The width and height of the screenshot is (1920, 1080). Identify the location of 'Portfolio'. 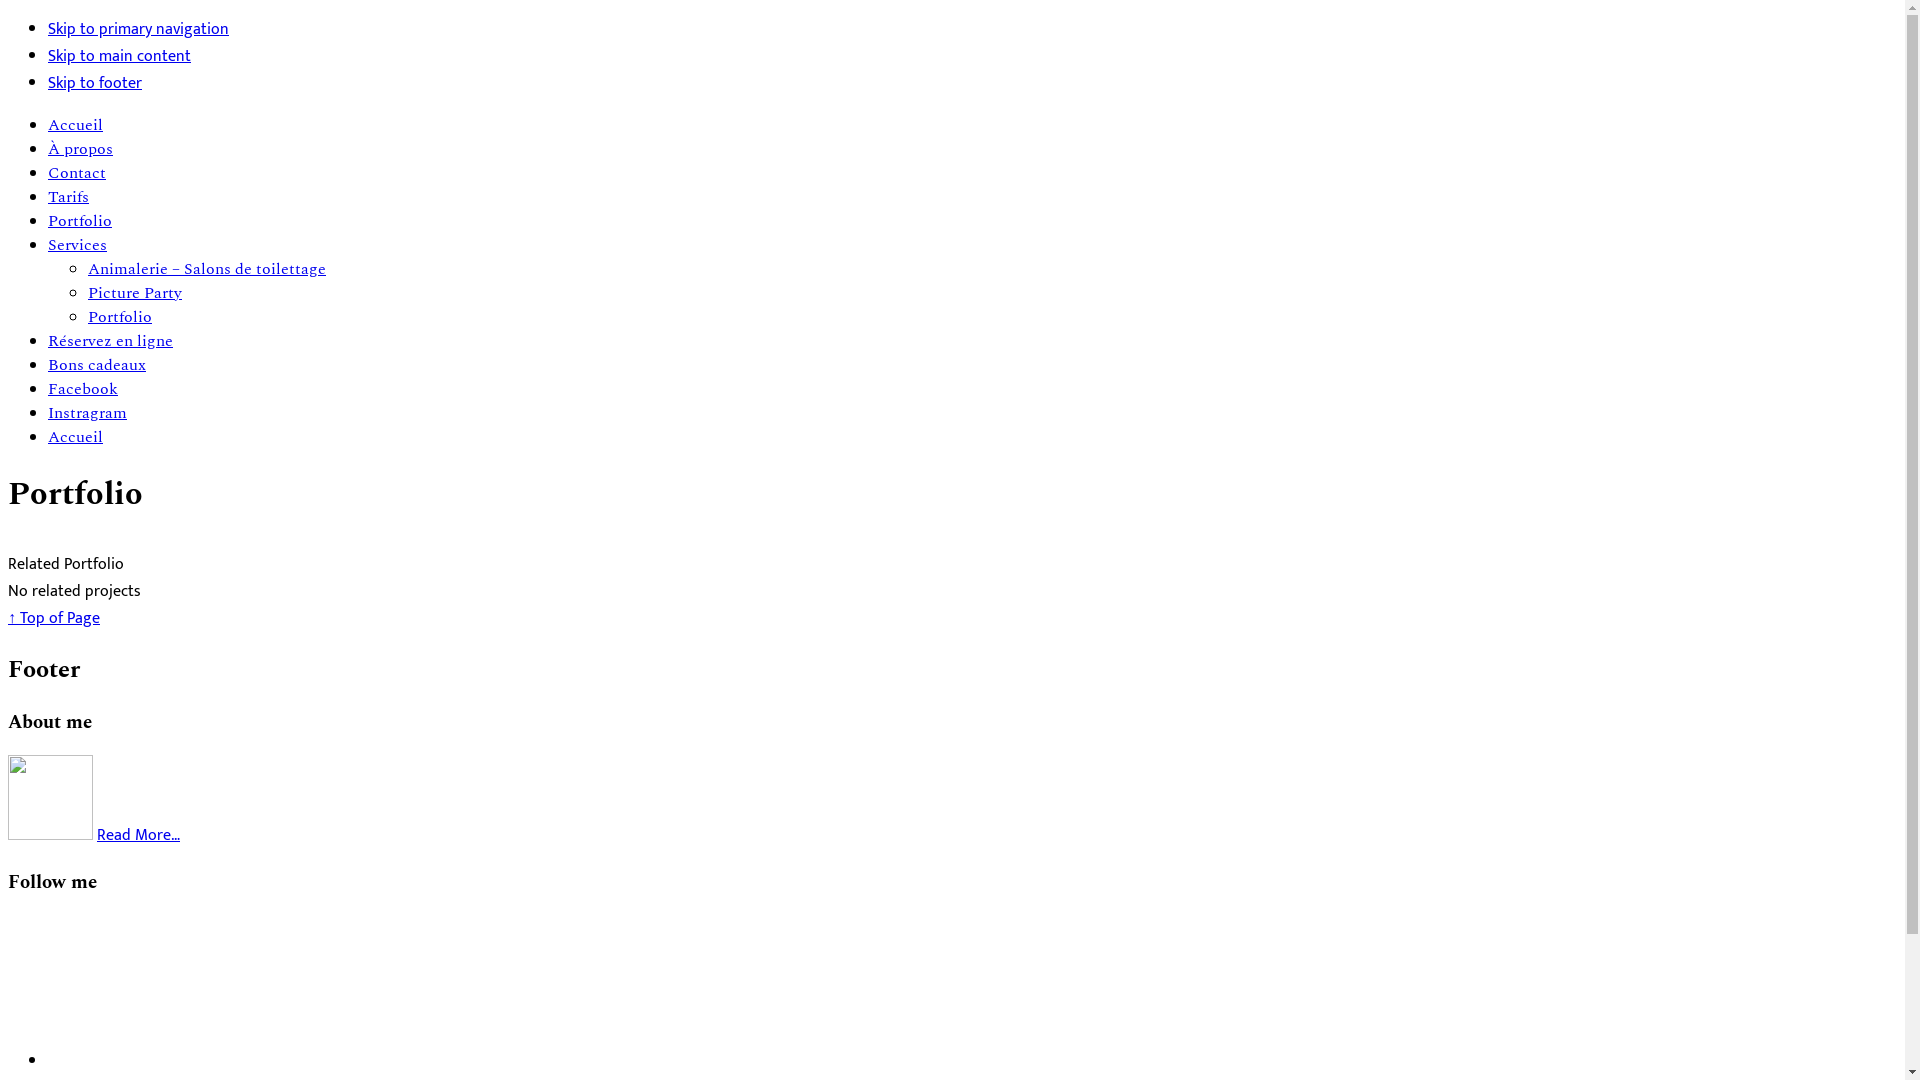
(119, 315).